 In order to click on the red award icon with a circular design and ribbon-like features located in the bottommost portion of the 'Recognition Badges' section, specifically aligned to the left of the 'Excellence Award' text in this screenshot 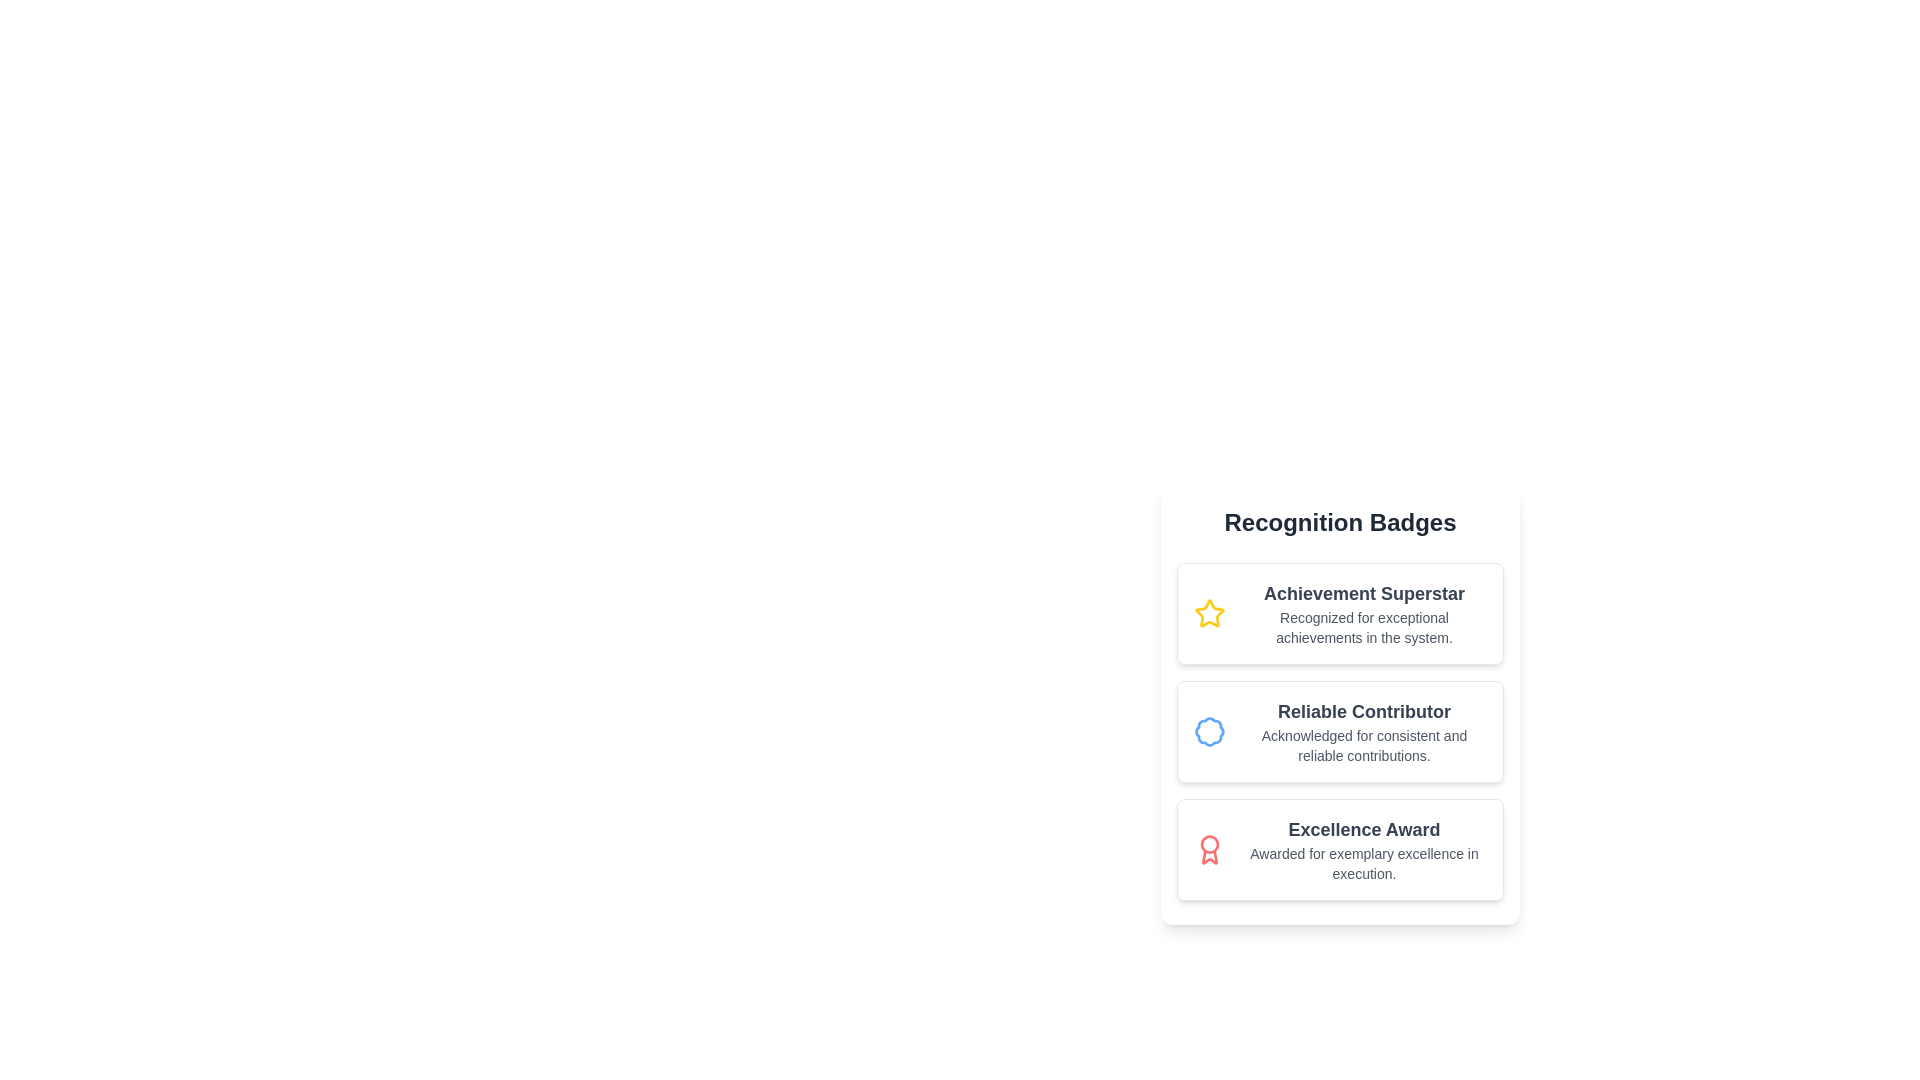, I will do `click(1208, 849)`.